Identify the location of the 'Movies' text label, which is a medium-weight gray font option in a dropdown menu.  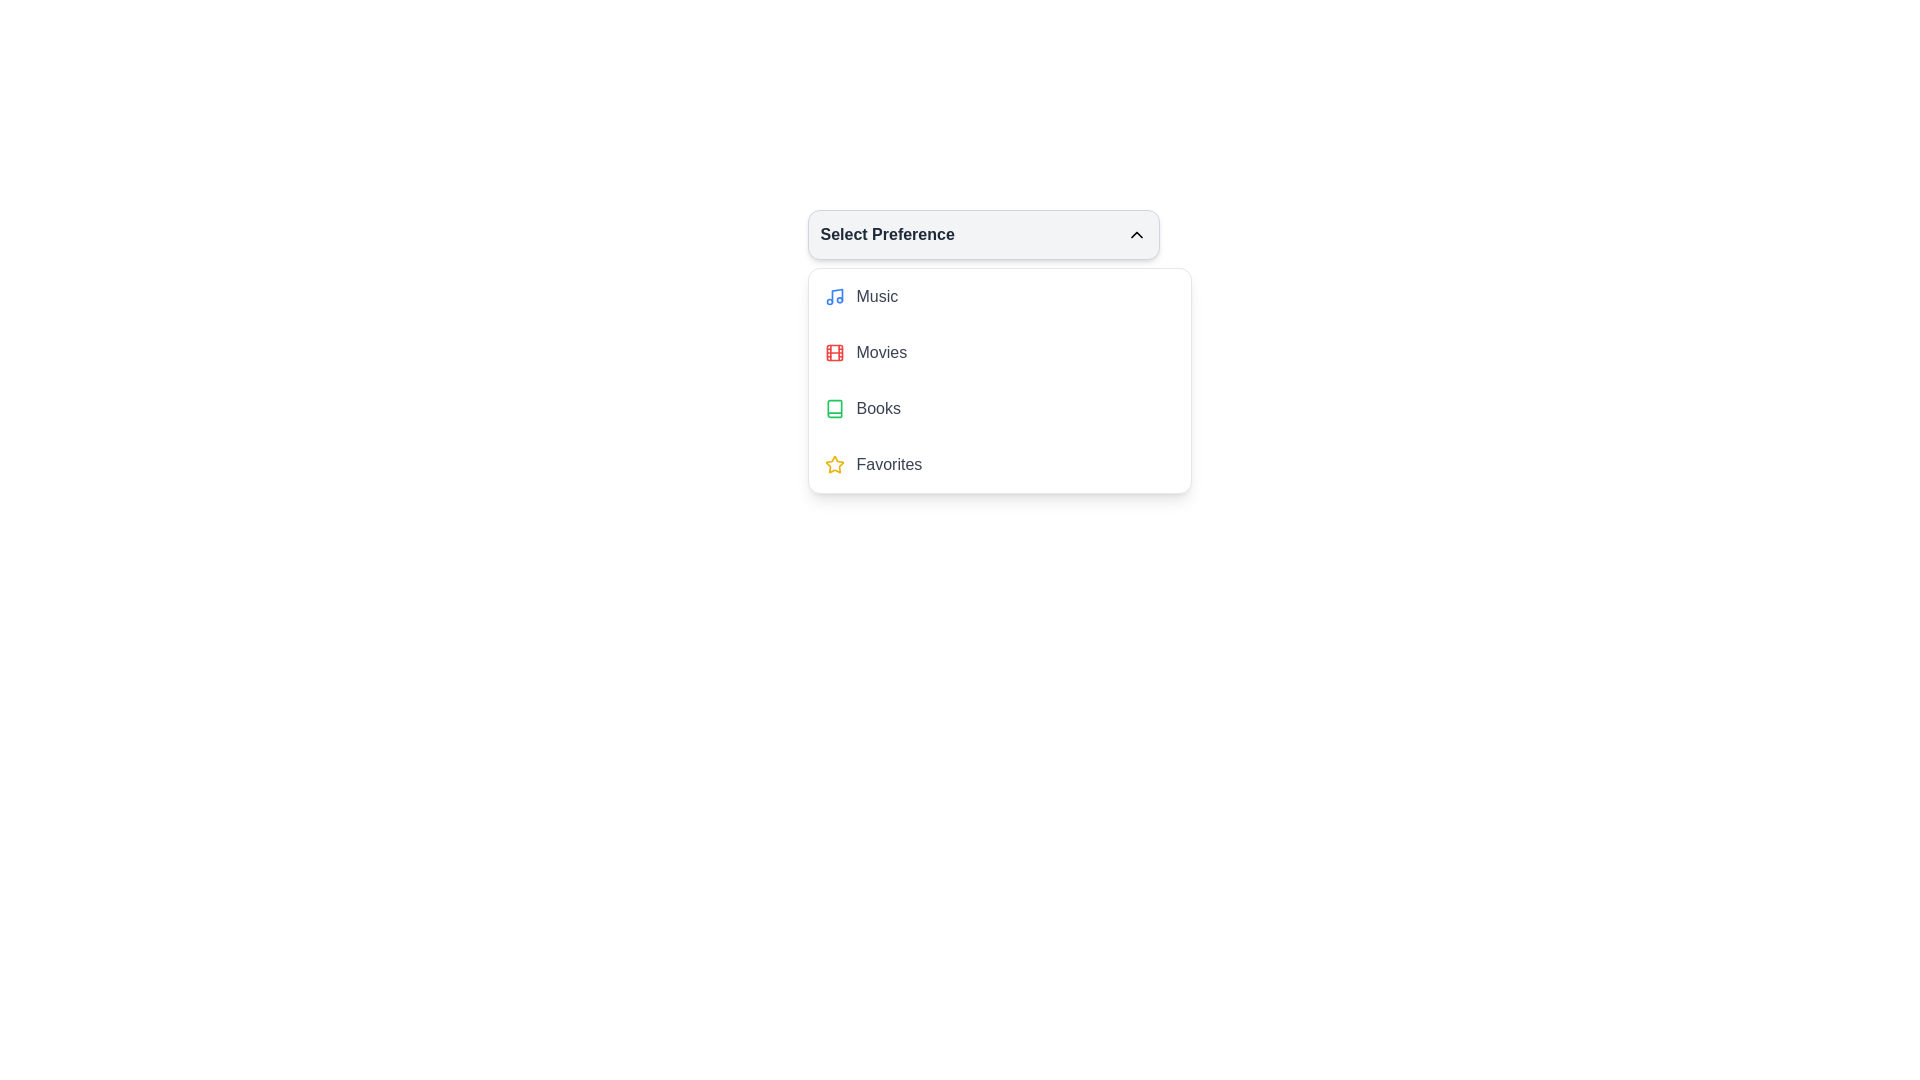
(880, 352).